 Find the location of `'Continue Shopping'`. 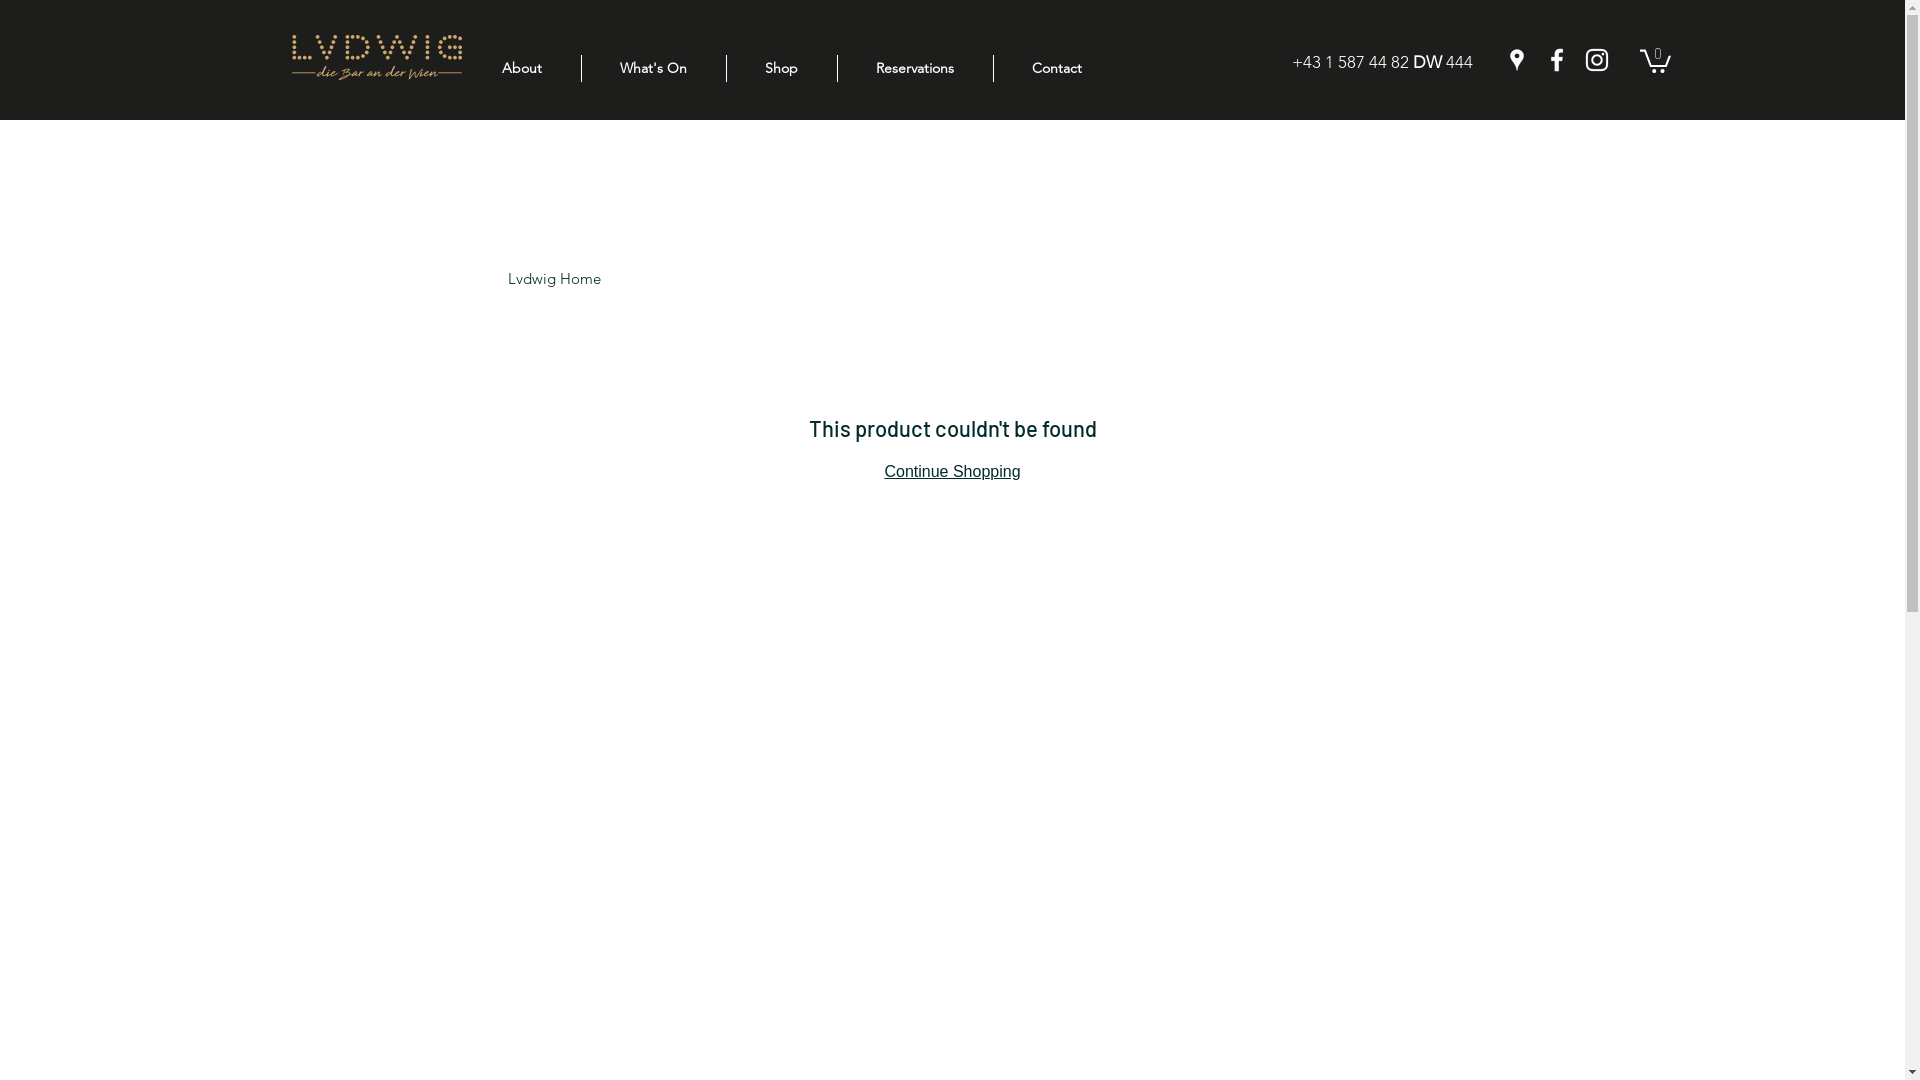

'Continue Shopping' is located at coordinates (950, 471).